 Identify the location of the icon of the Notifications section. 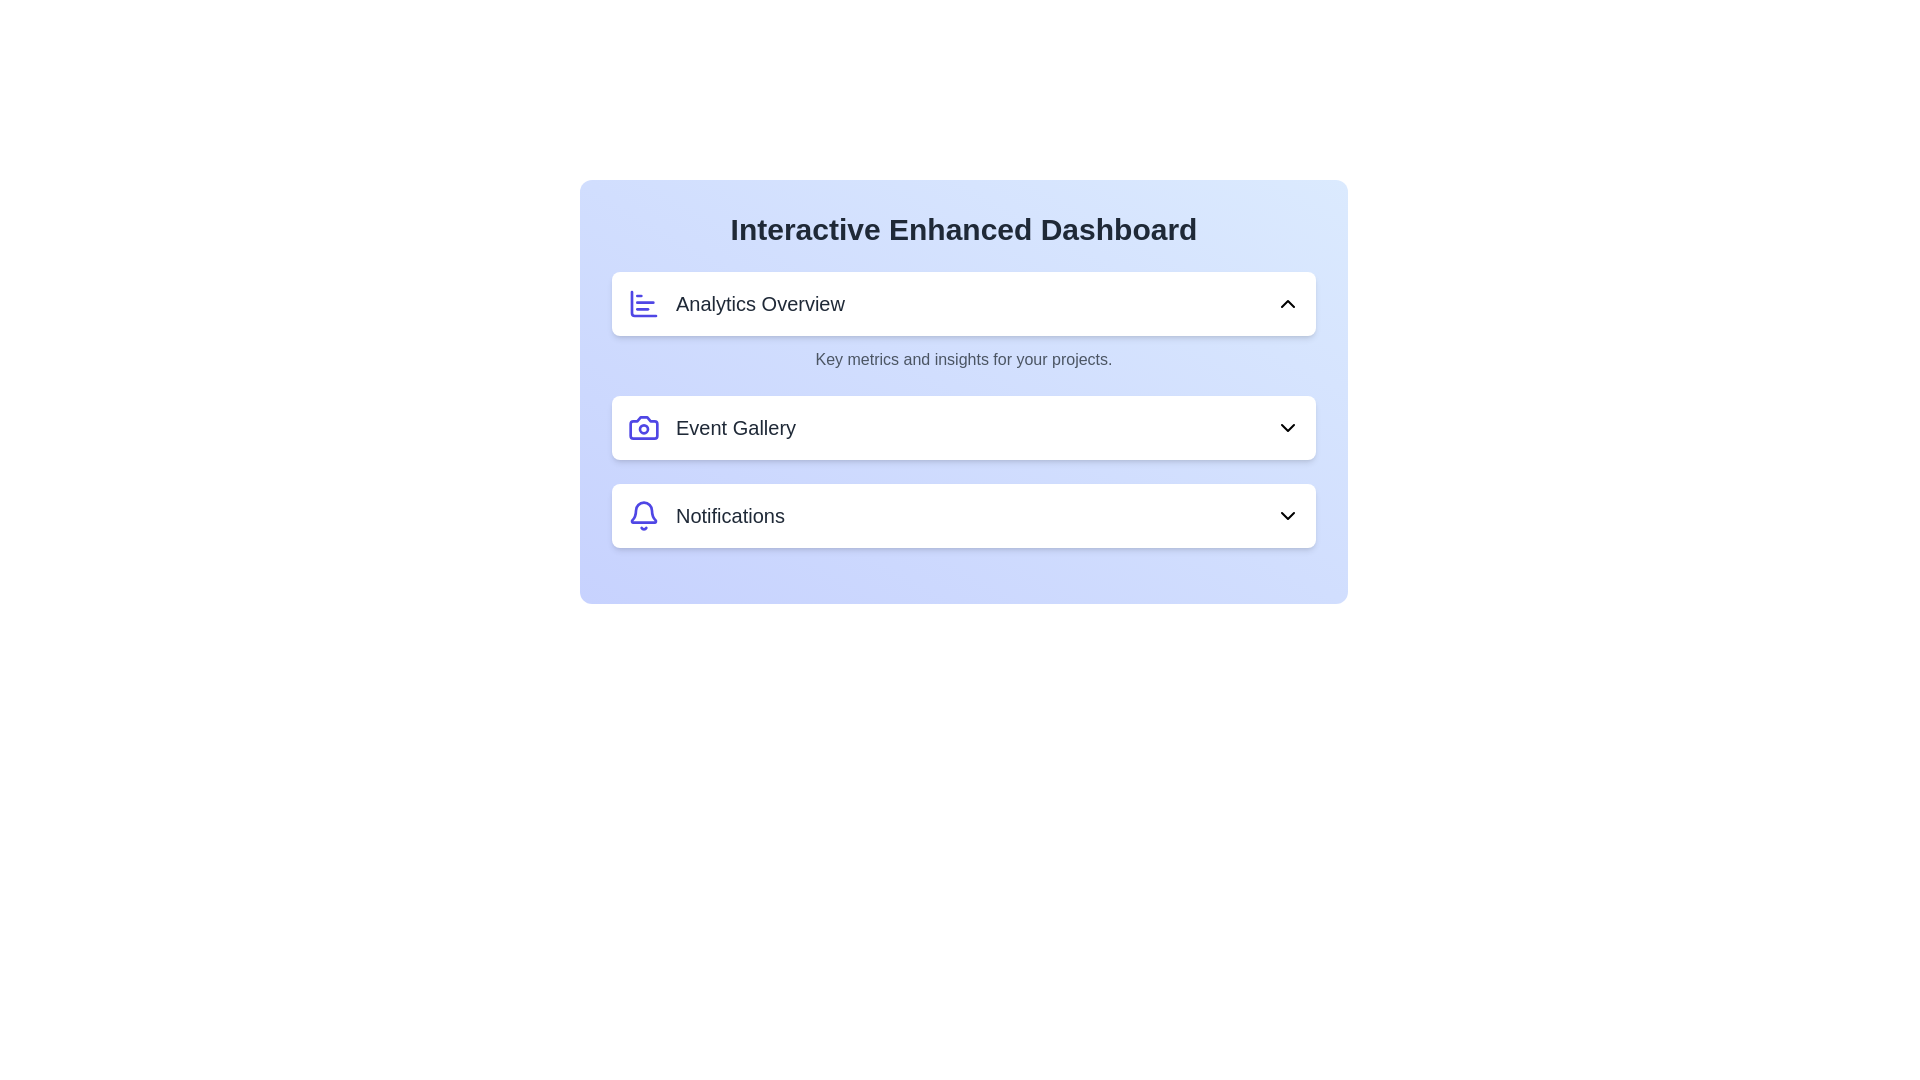
(643, 515).